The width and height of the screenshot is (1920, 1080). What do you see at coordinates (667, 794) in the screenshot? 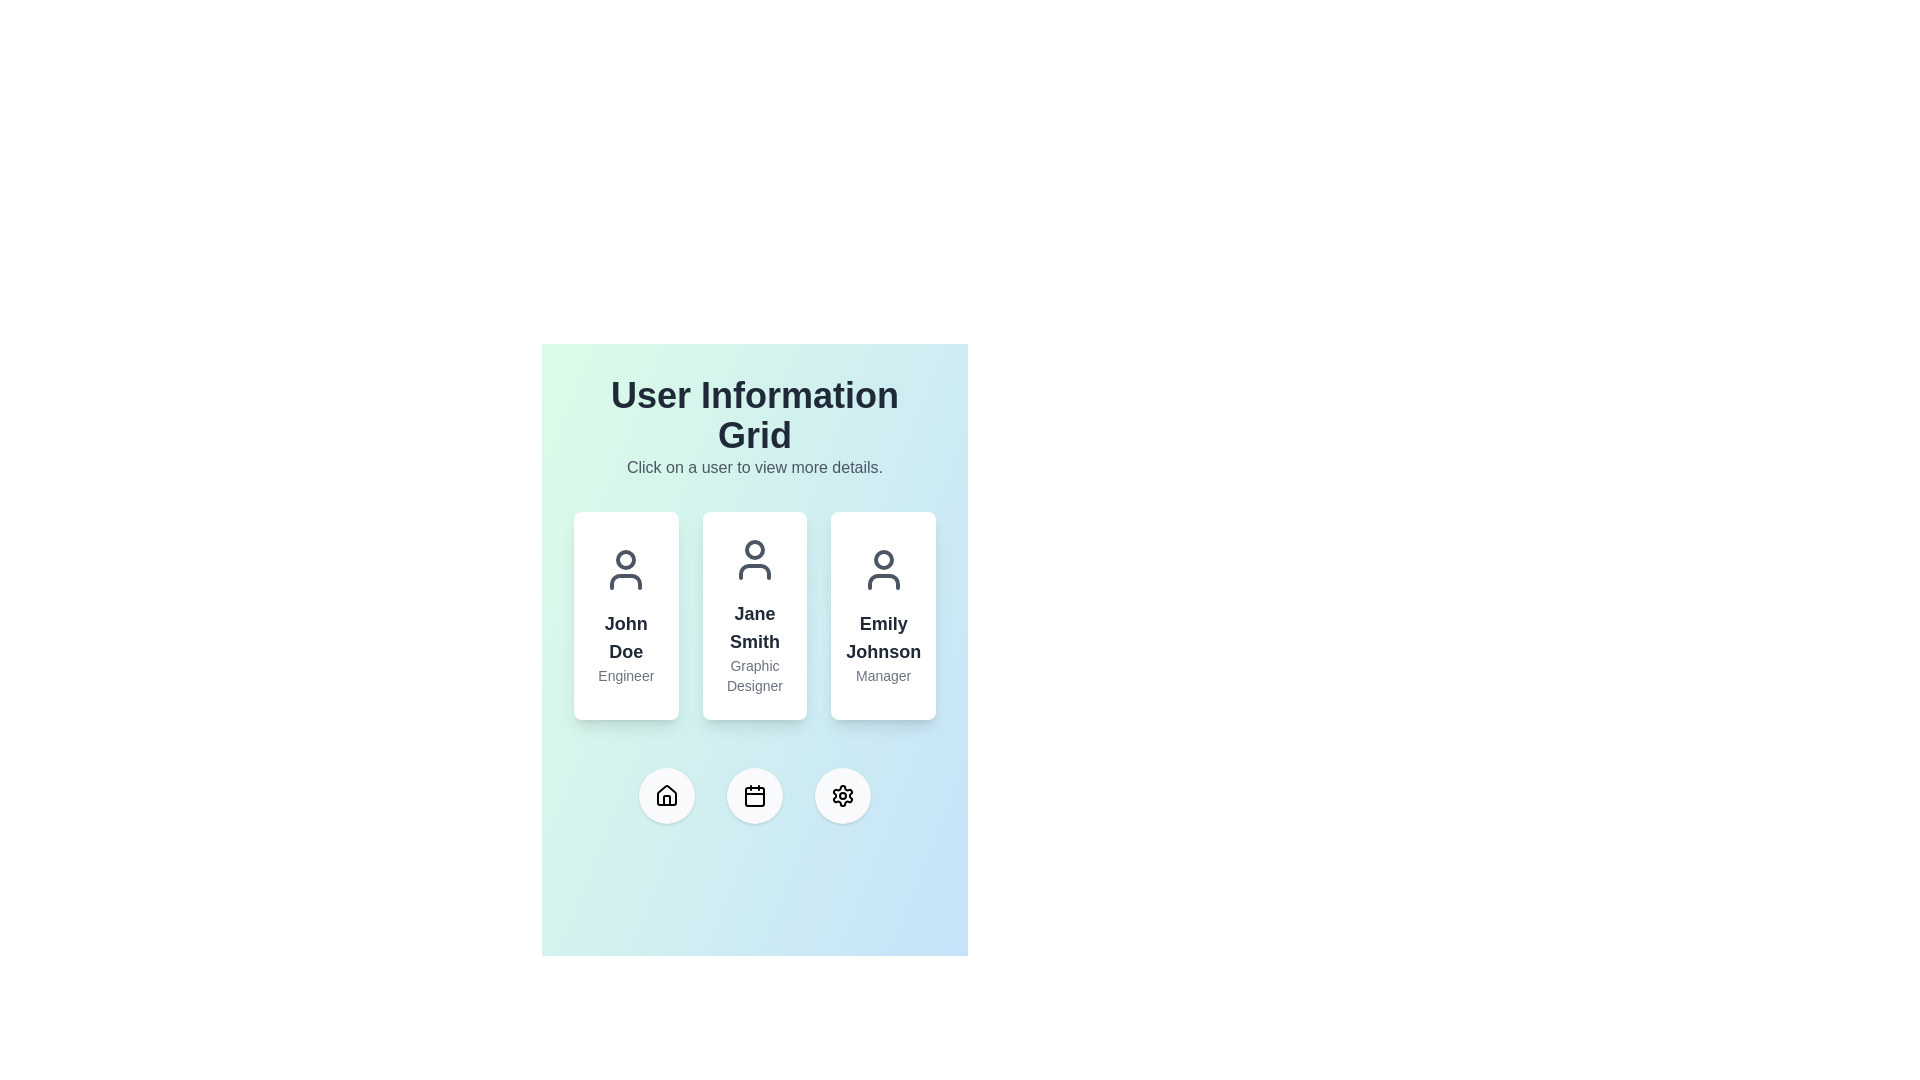
I see `the home button located at the bottom center of the interface, which is the leftmost button in a row of three buttons` at bounding box center [667, 794].